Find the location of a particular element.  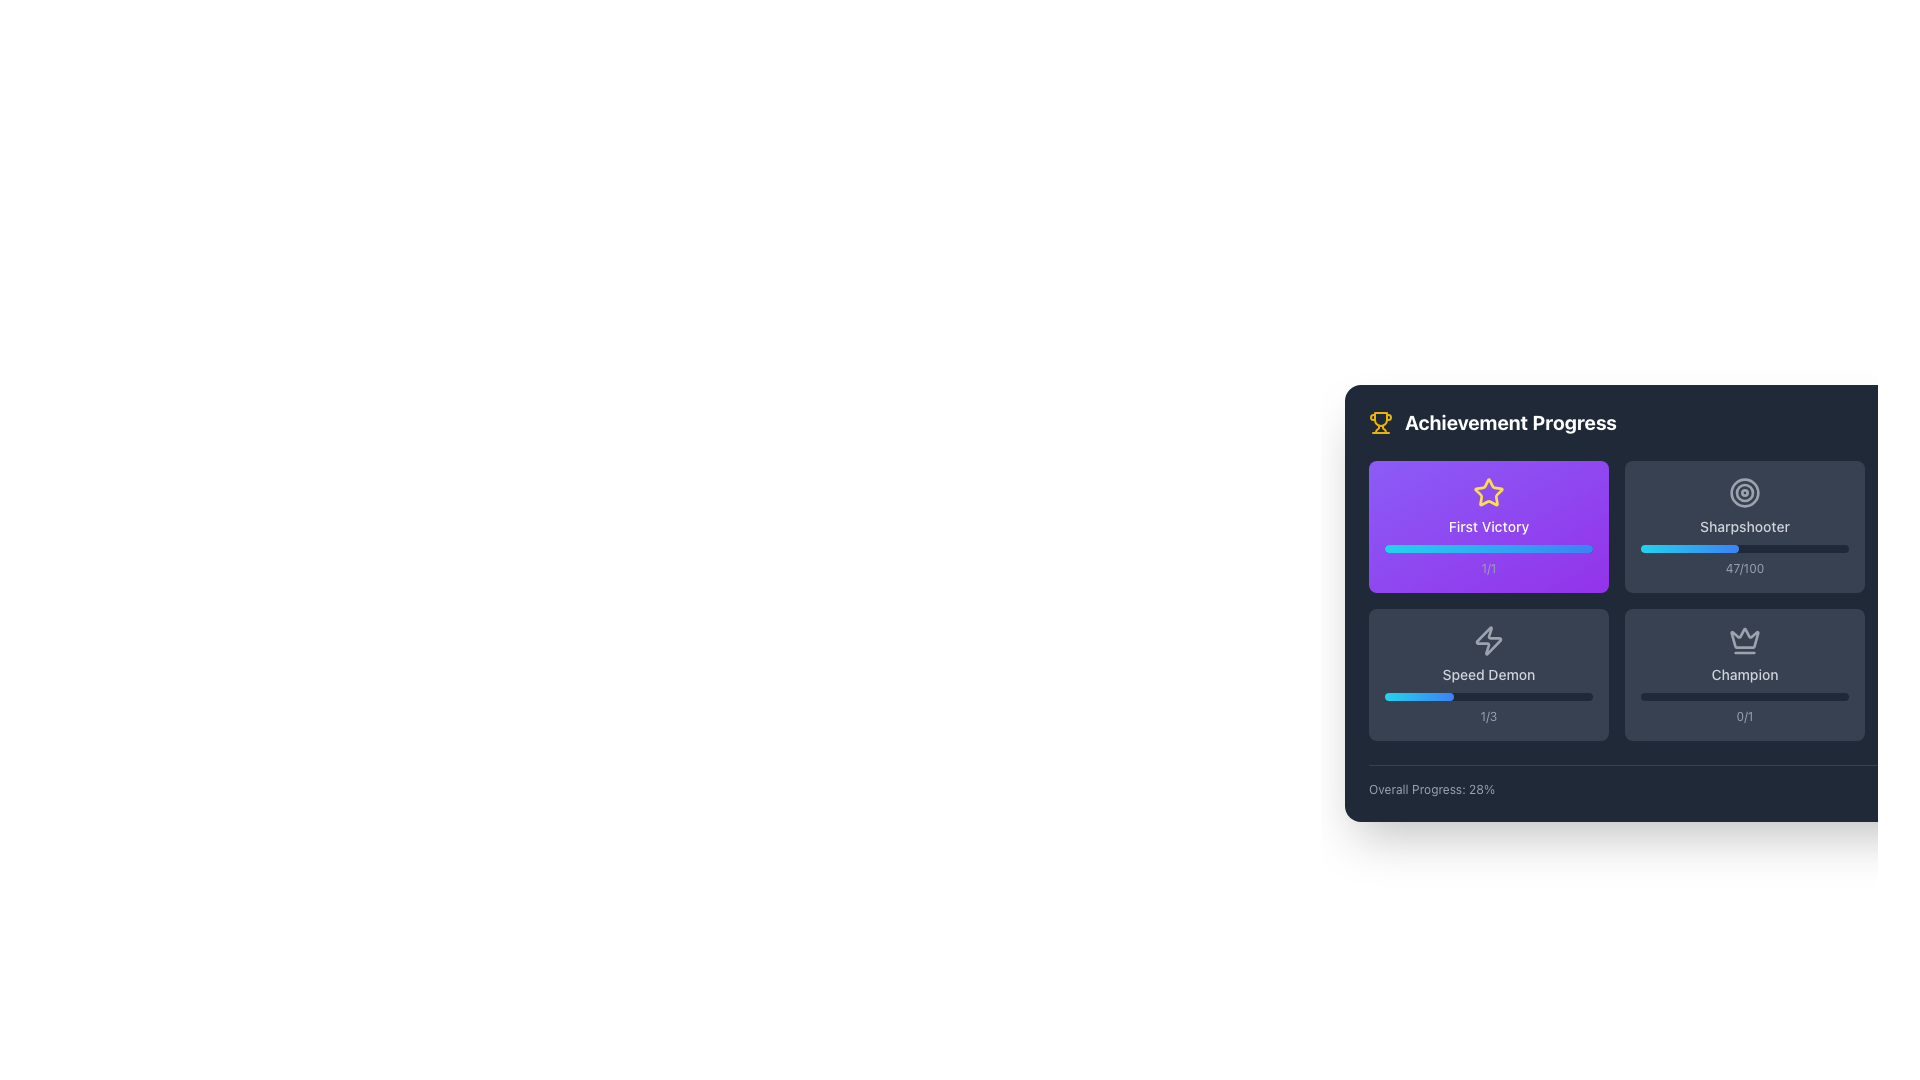

the filled portion of the horizontal progress bar segment under the 'Speed Demon' label in the 'Achievement Progress' card is located at coordinates (1418, 696).